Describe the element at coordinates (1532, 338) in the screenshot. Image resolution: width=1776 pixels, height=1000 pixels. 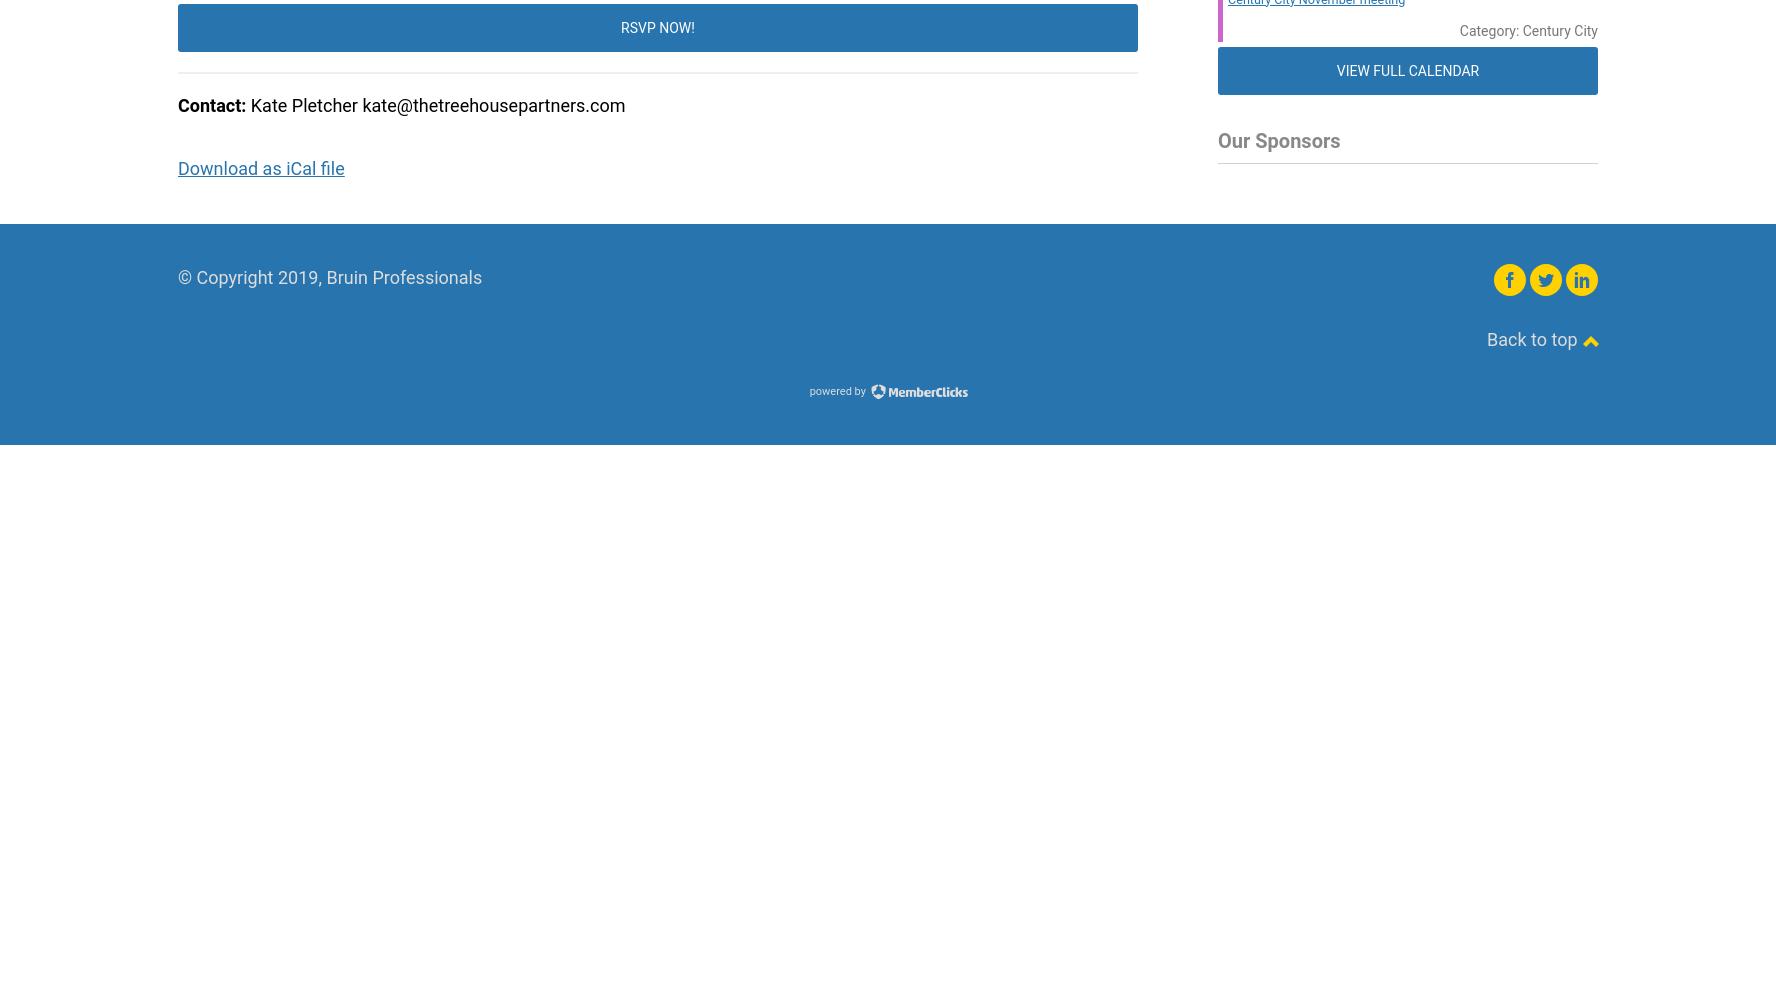
I see `'Back to top'` at that location.